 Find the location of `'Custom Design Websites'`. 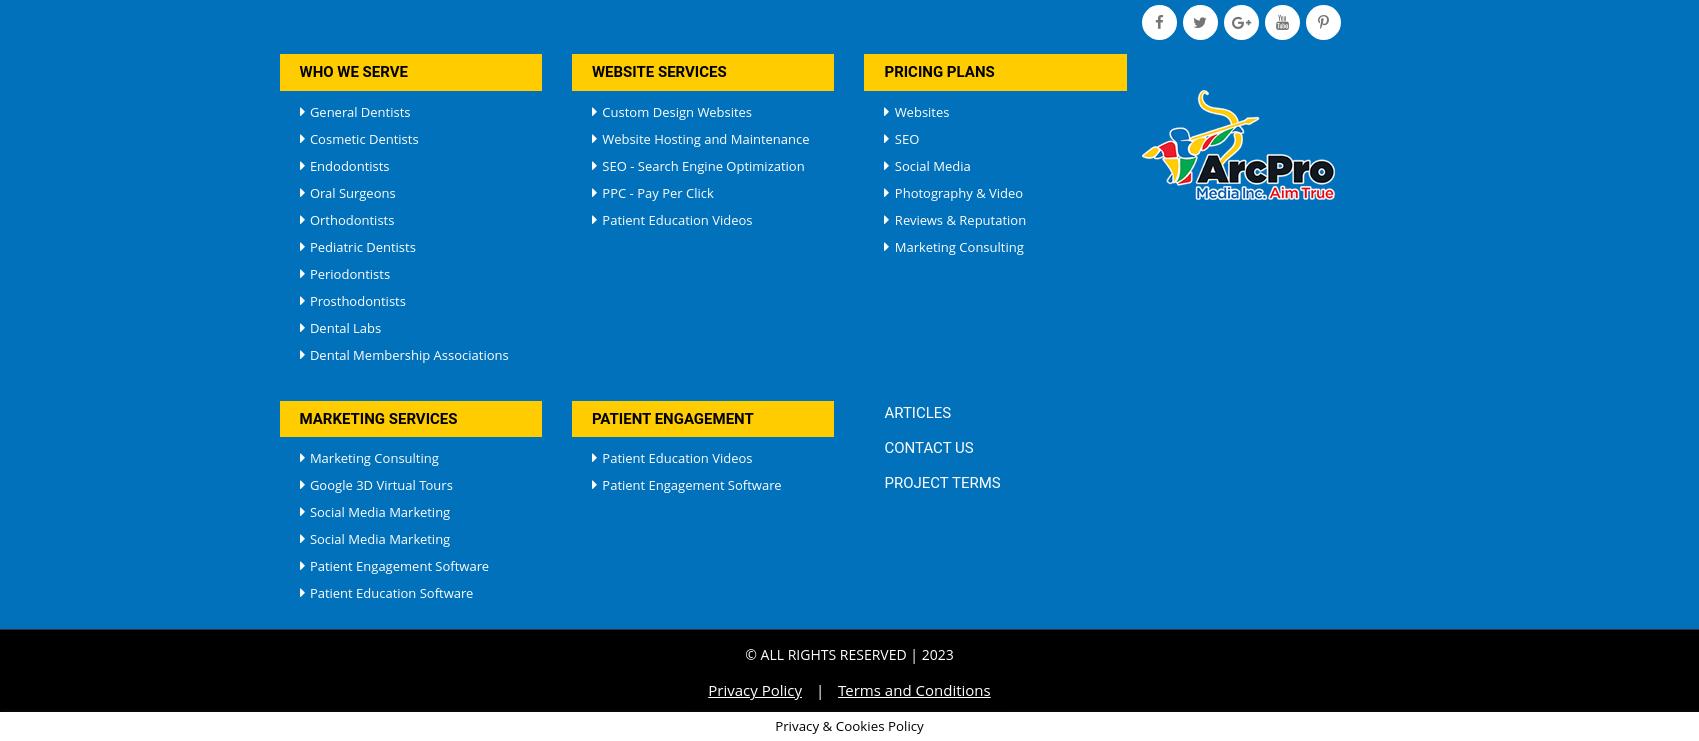

'Custom Design Websites' is located at coordinates (674, 111).